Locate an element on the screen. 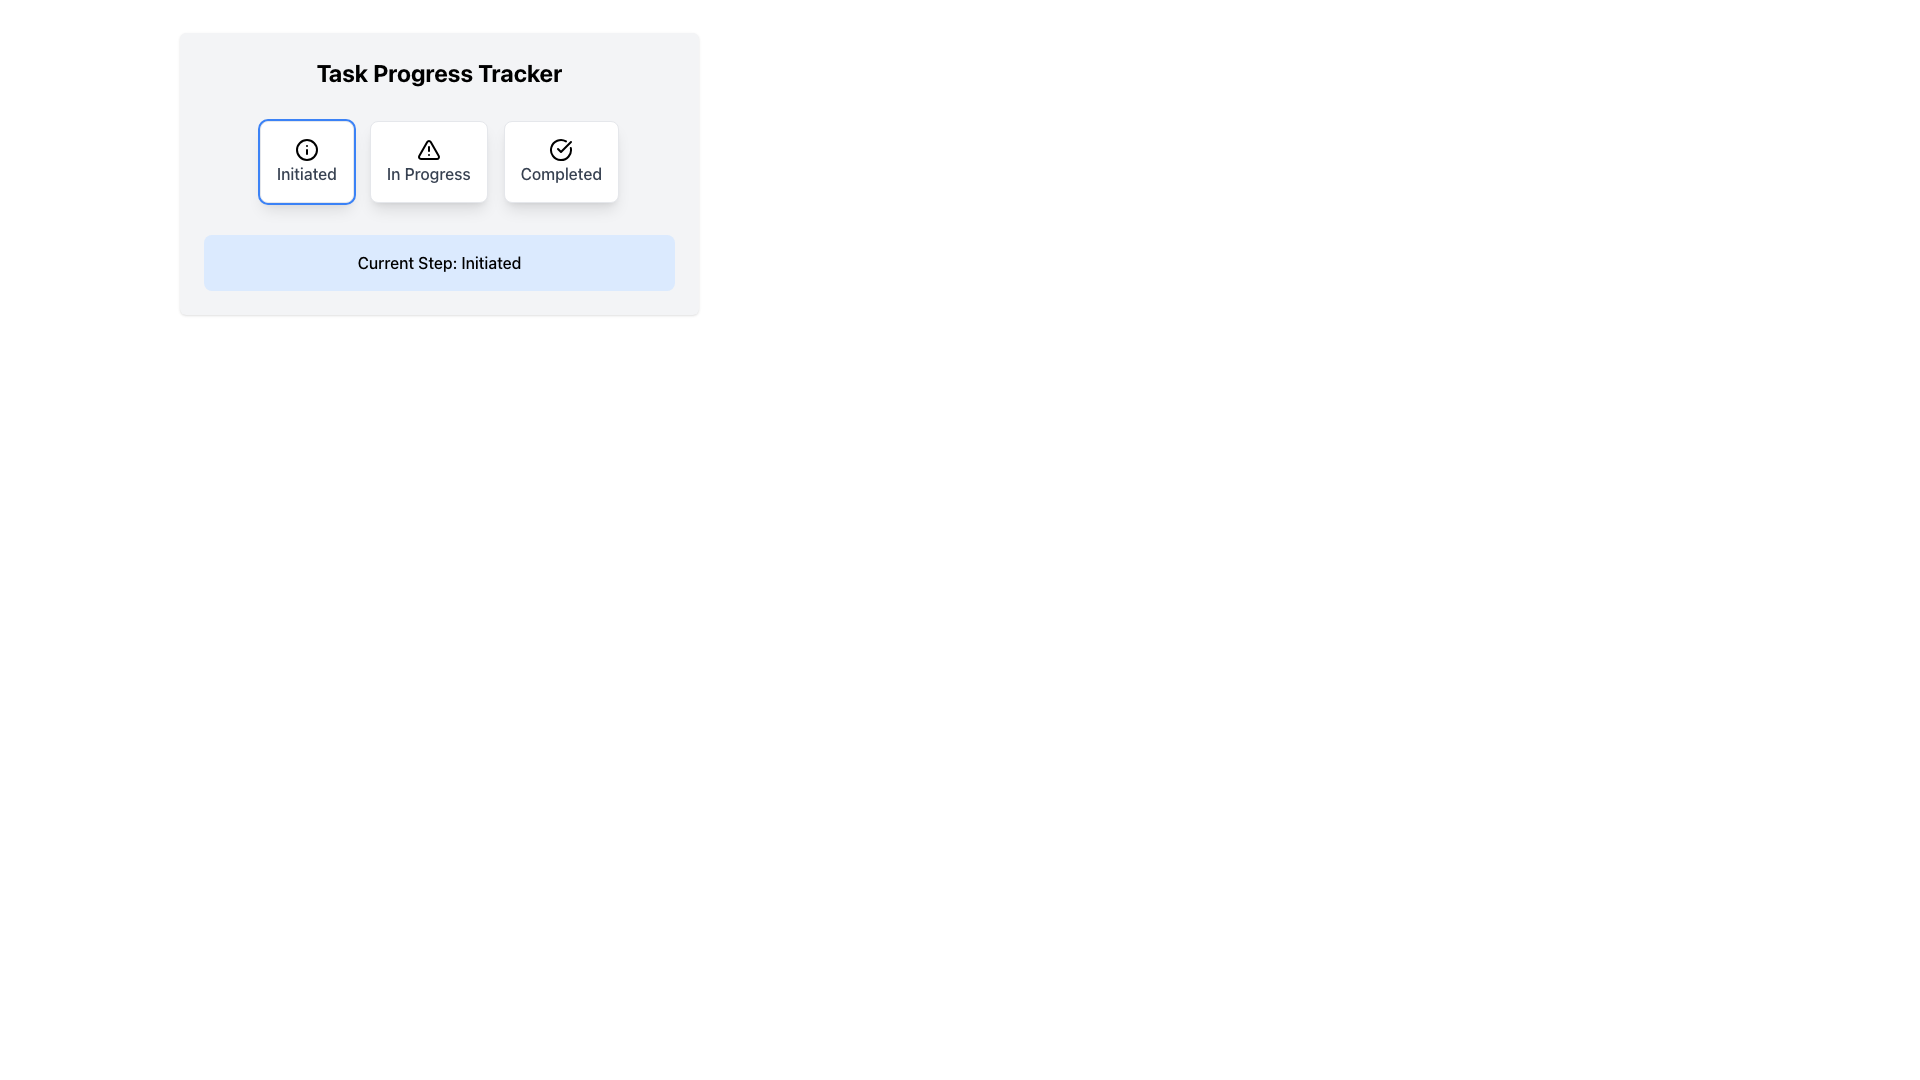 The image size is (1920, 1080). the 'In Progress' button in the group of three buttons labeled 'Initiated', 'In Progress', and 'Completed' is located at coordinates (438, 161).